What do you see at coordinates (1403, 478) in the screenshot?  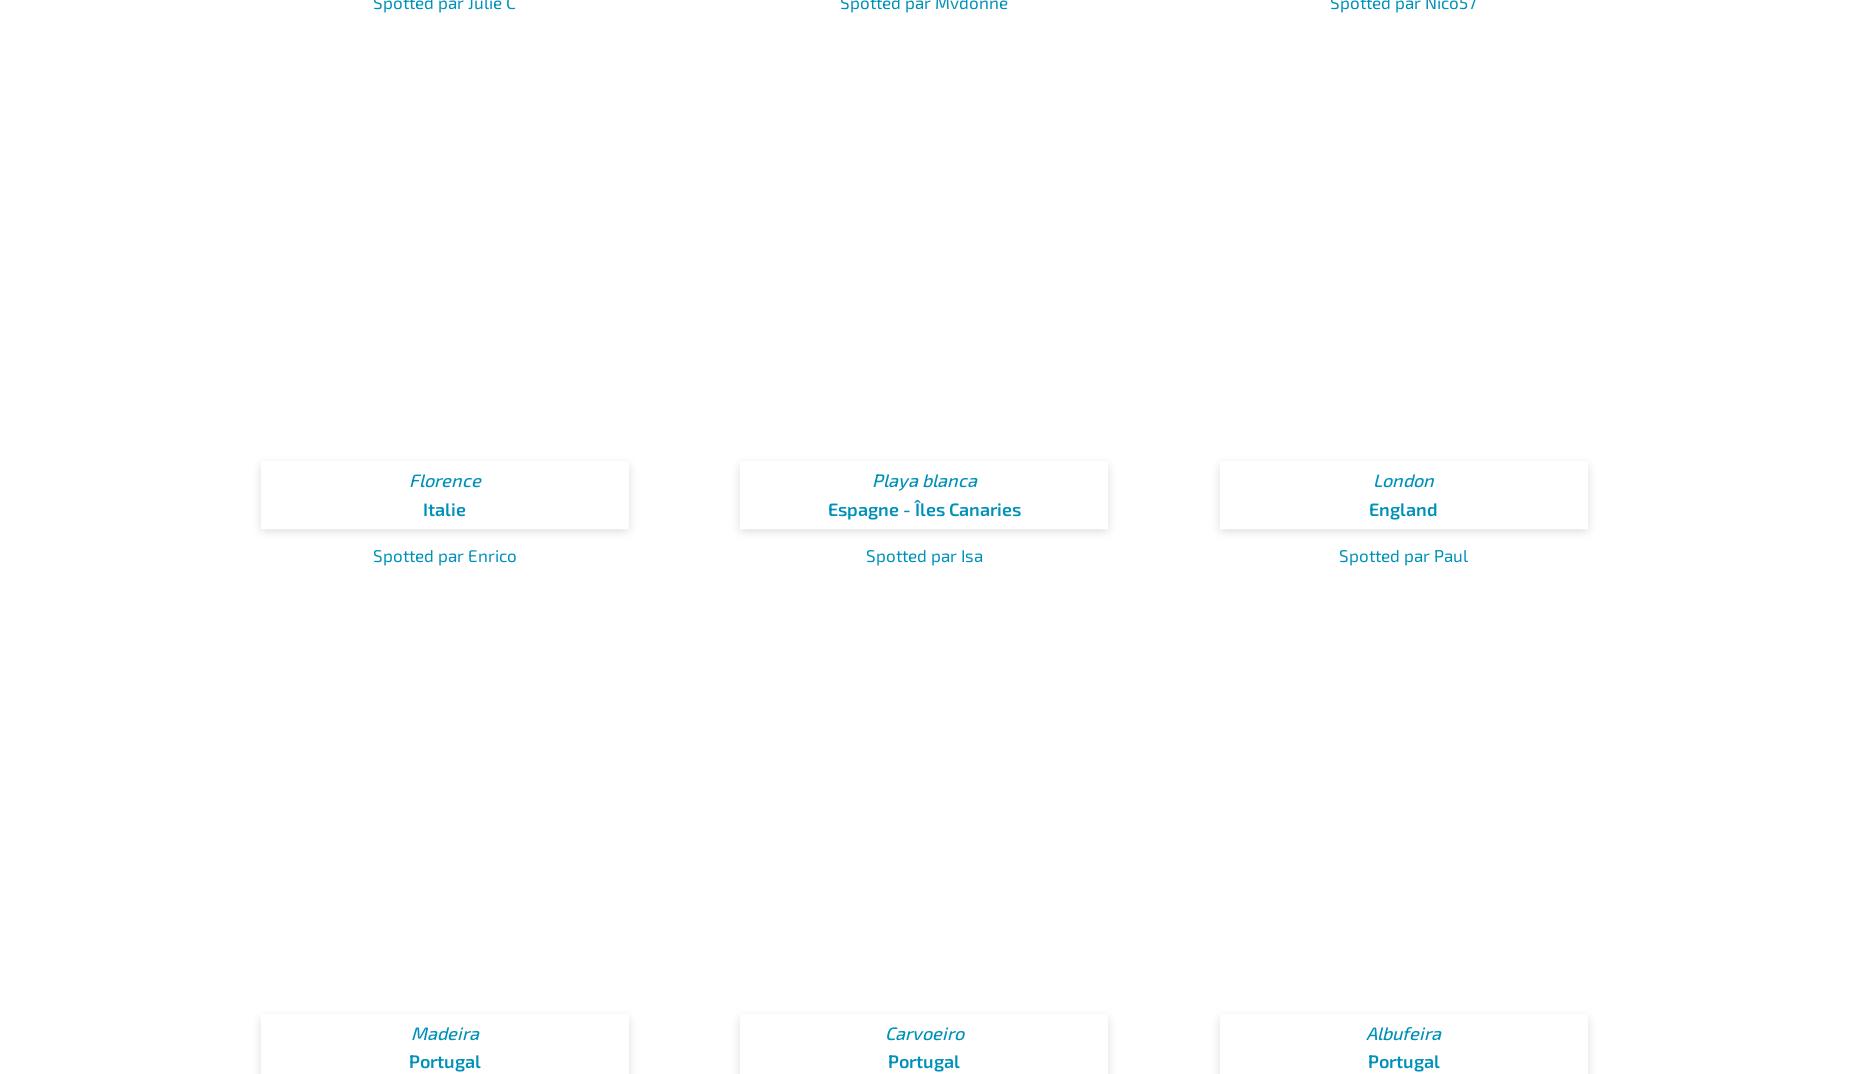 I see `'London'` at bounding box center [1403, 478].